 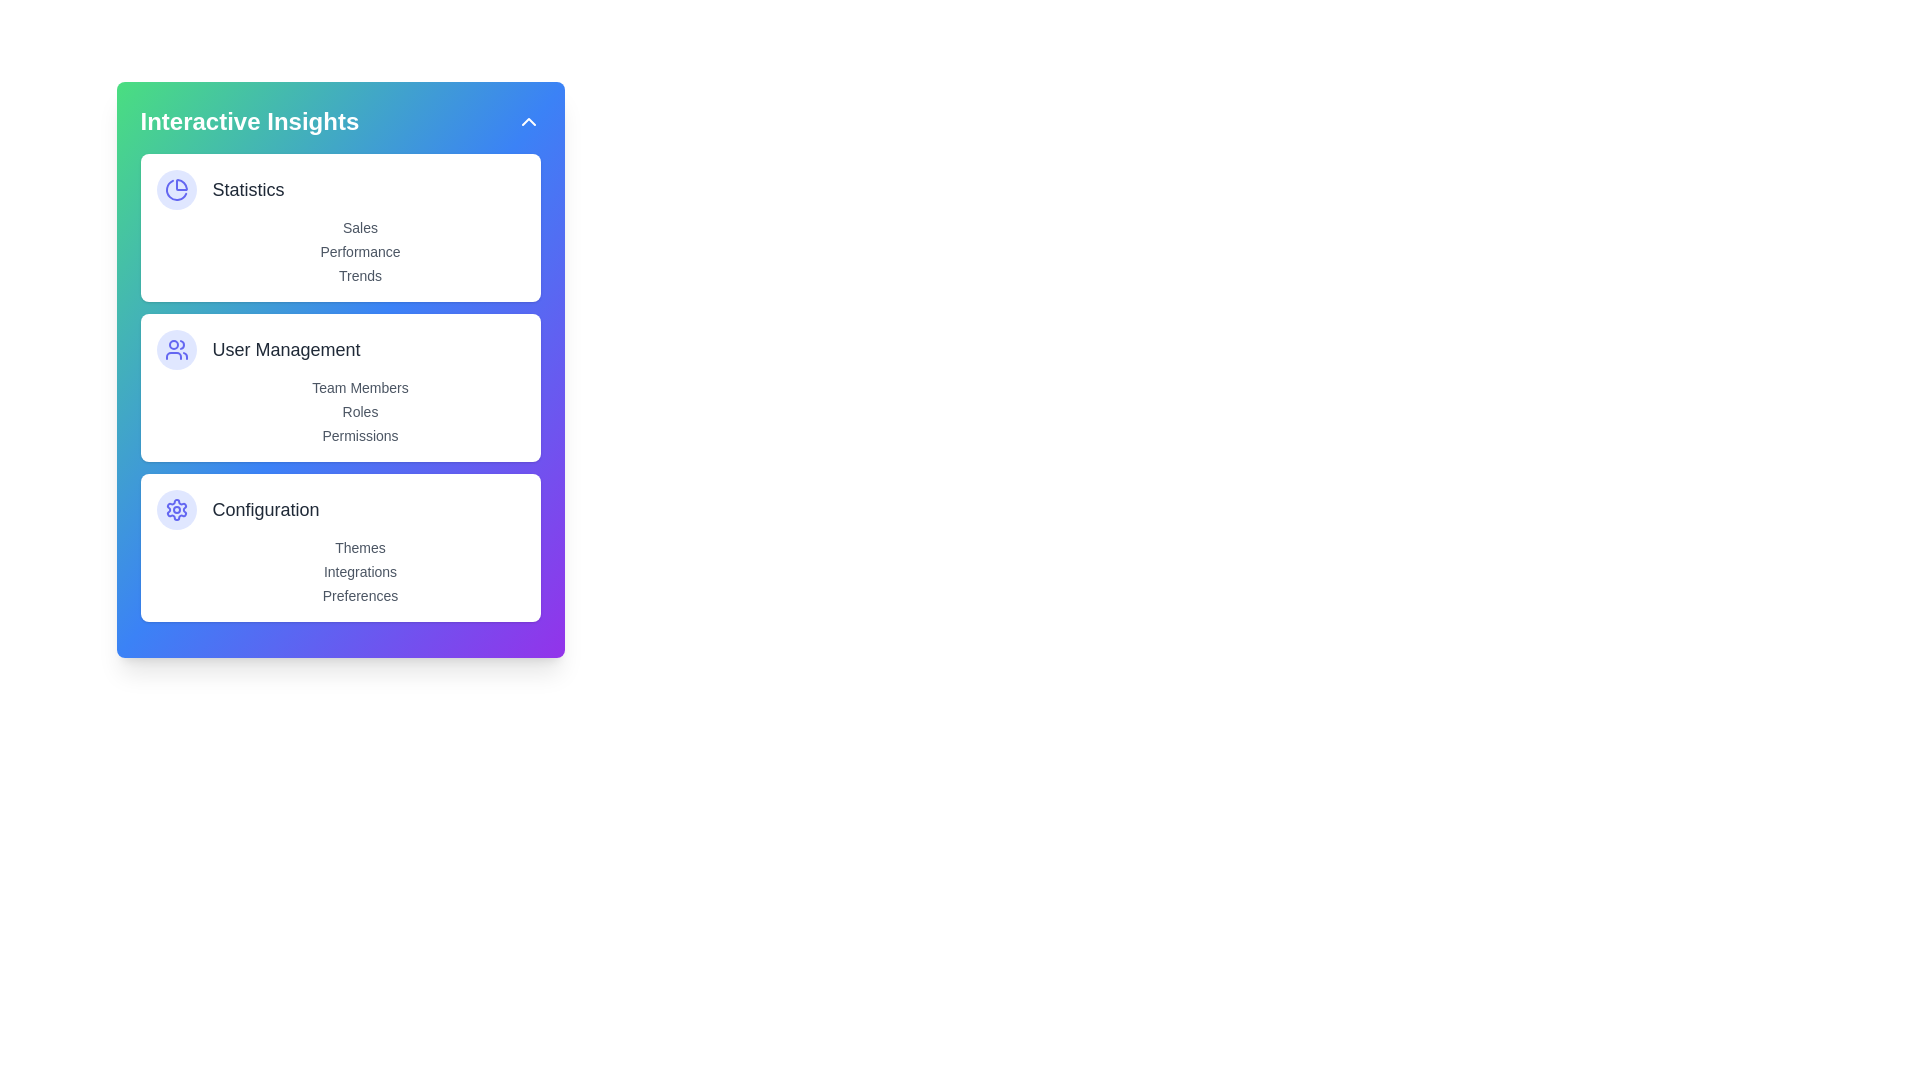 What do you see at coordinates (340, 189) in the screenshot?
I see `the Statistics section from the menu` at bounding box center [340, 189].